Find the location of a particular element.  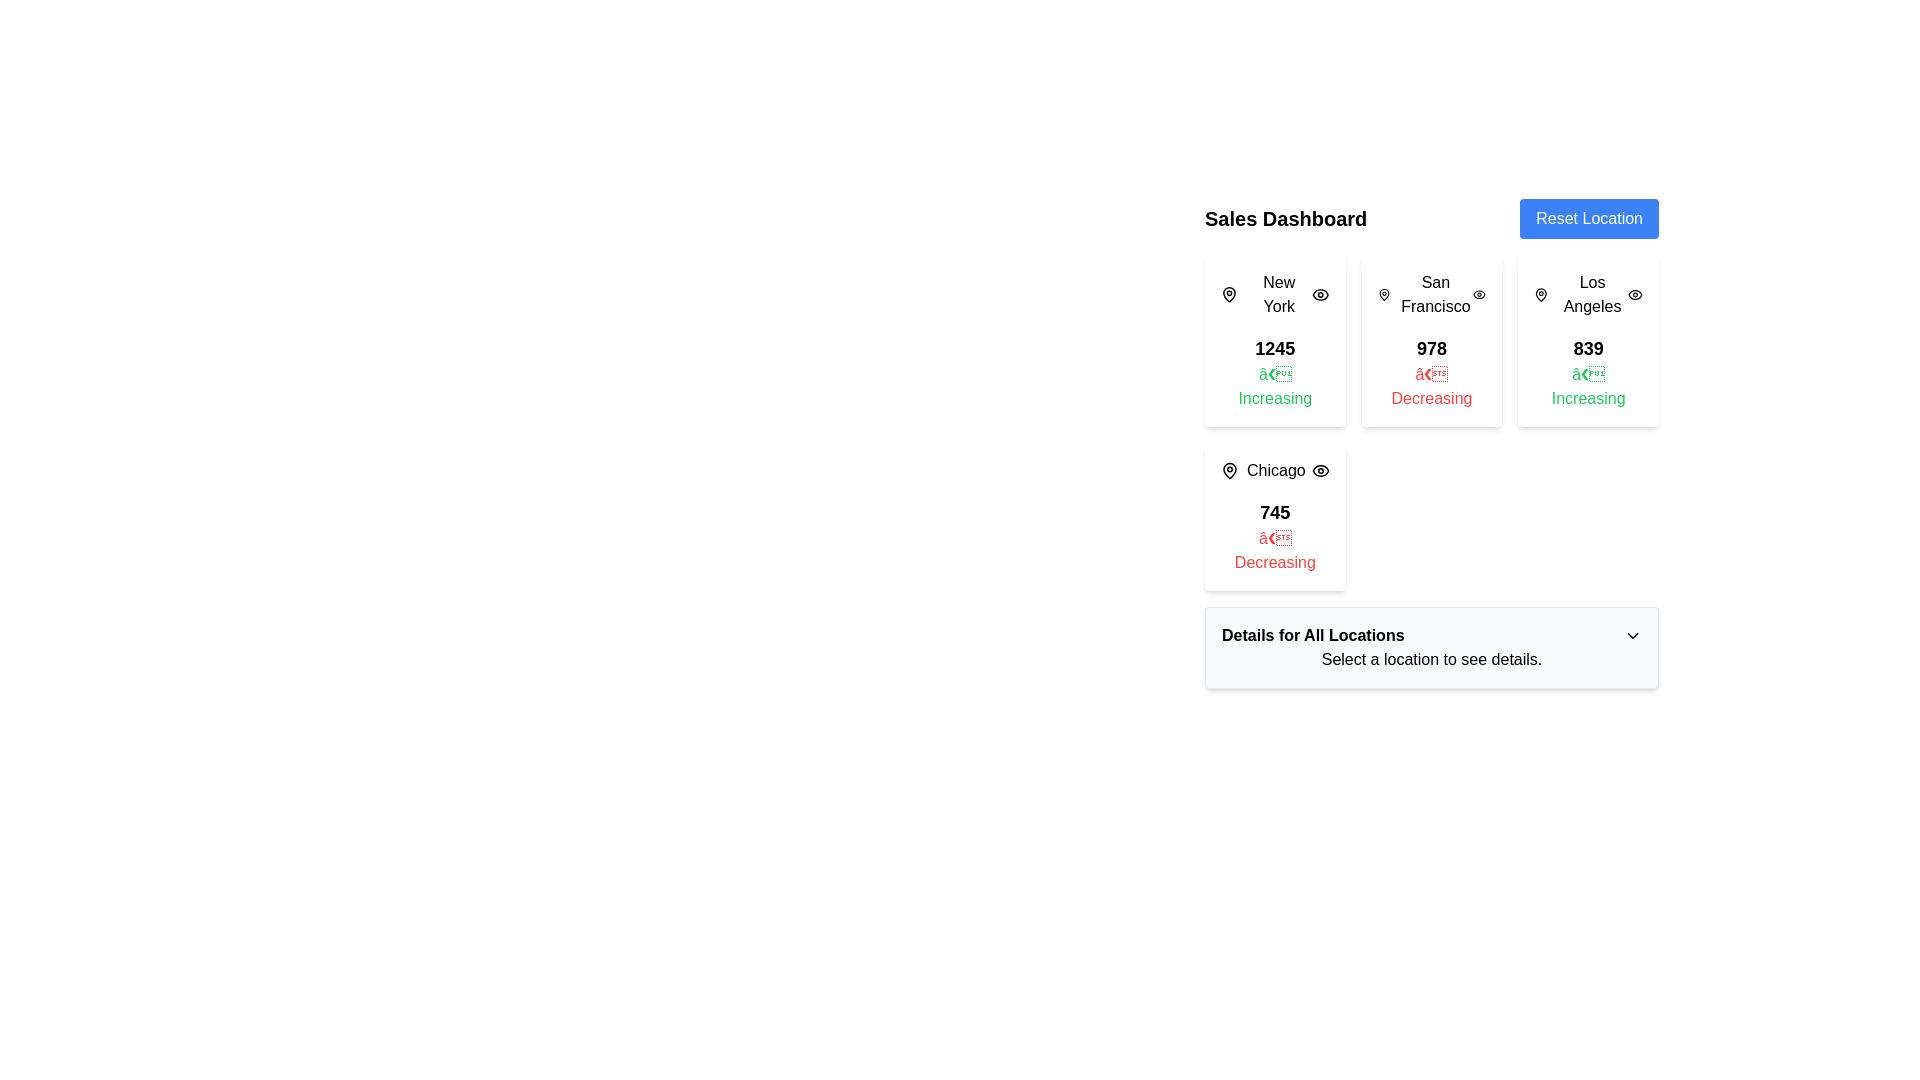

the text label indicating the location 'New York', which is positioned at the top-left corner of its section on the dashboard under the 'Sales Dashboard' heading is located at coordinates (1265, 294).